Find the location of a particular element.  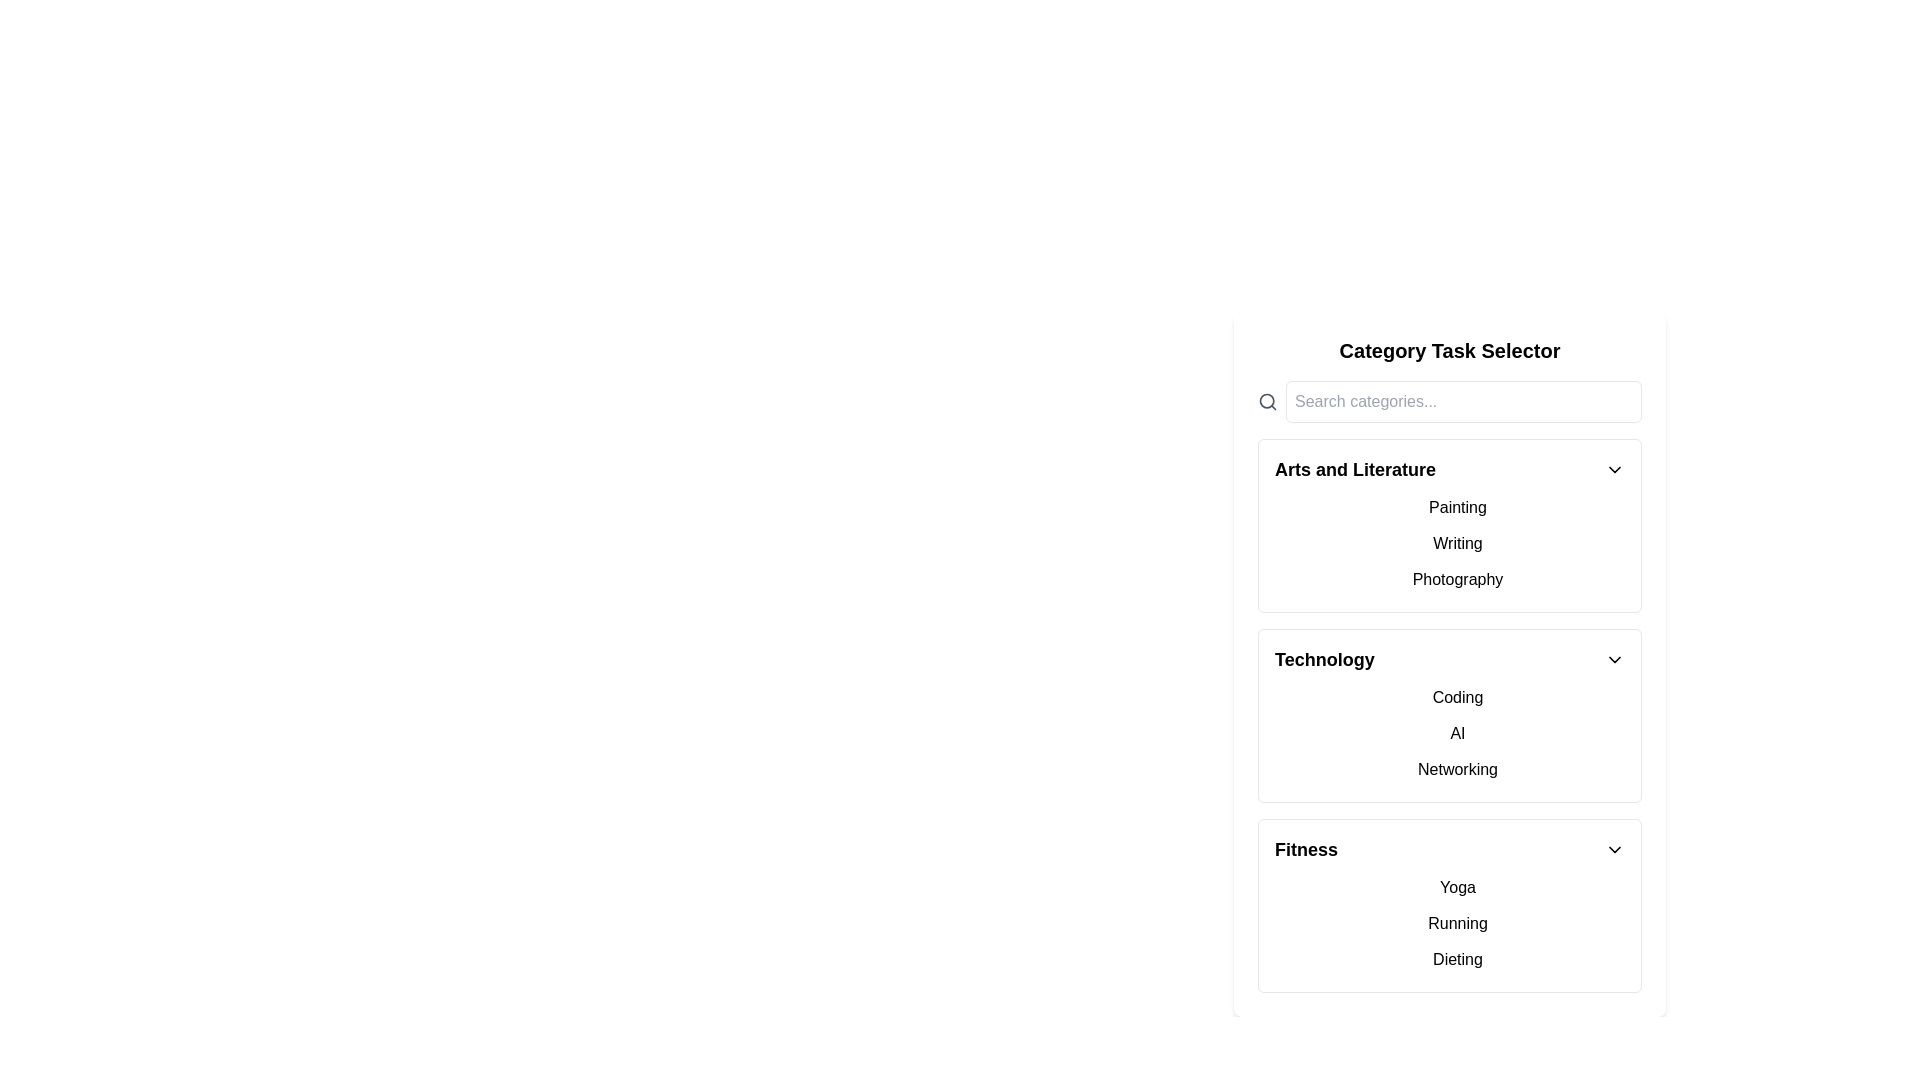

the chevron-down button located on the far right side of the 'Fitness' category header is located at coordinates (1614, 849).